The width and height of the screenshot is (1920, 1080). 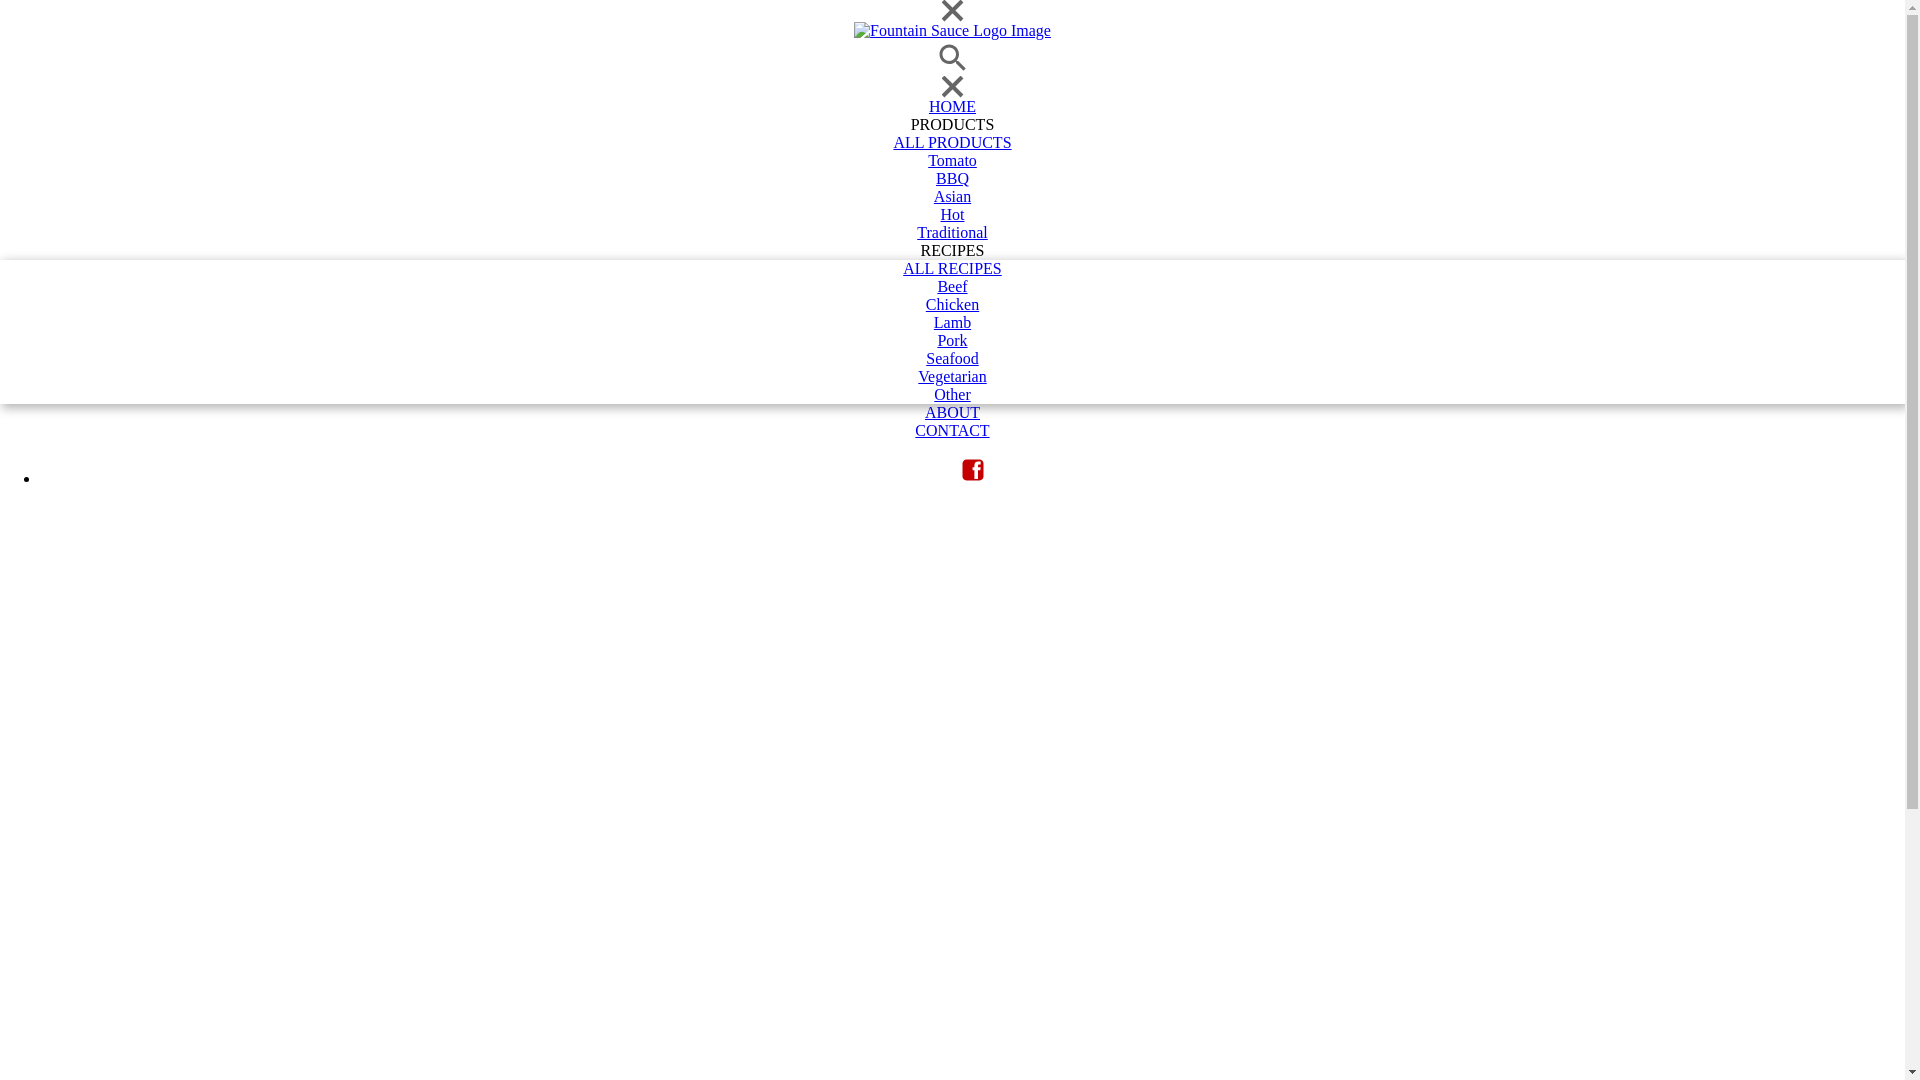 What do you see at coordinates (0, 430) in the screenshot?
I see `'CONTACT'` at bounding box center [0, 430].